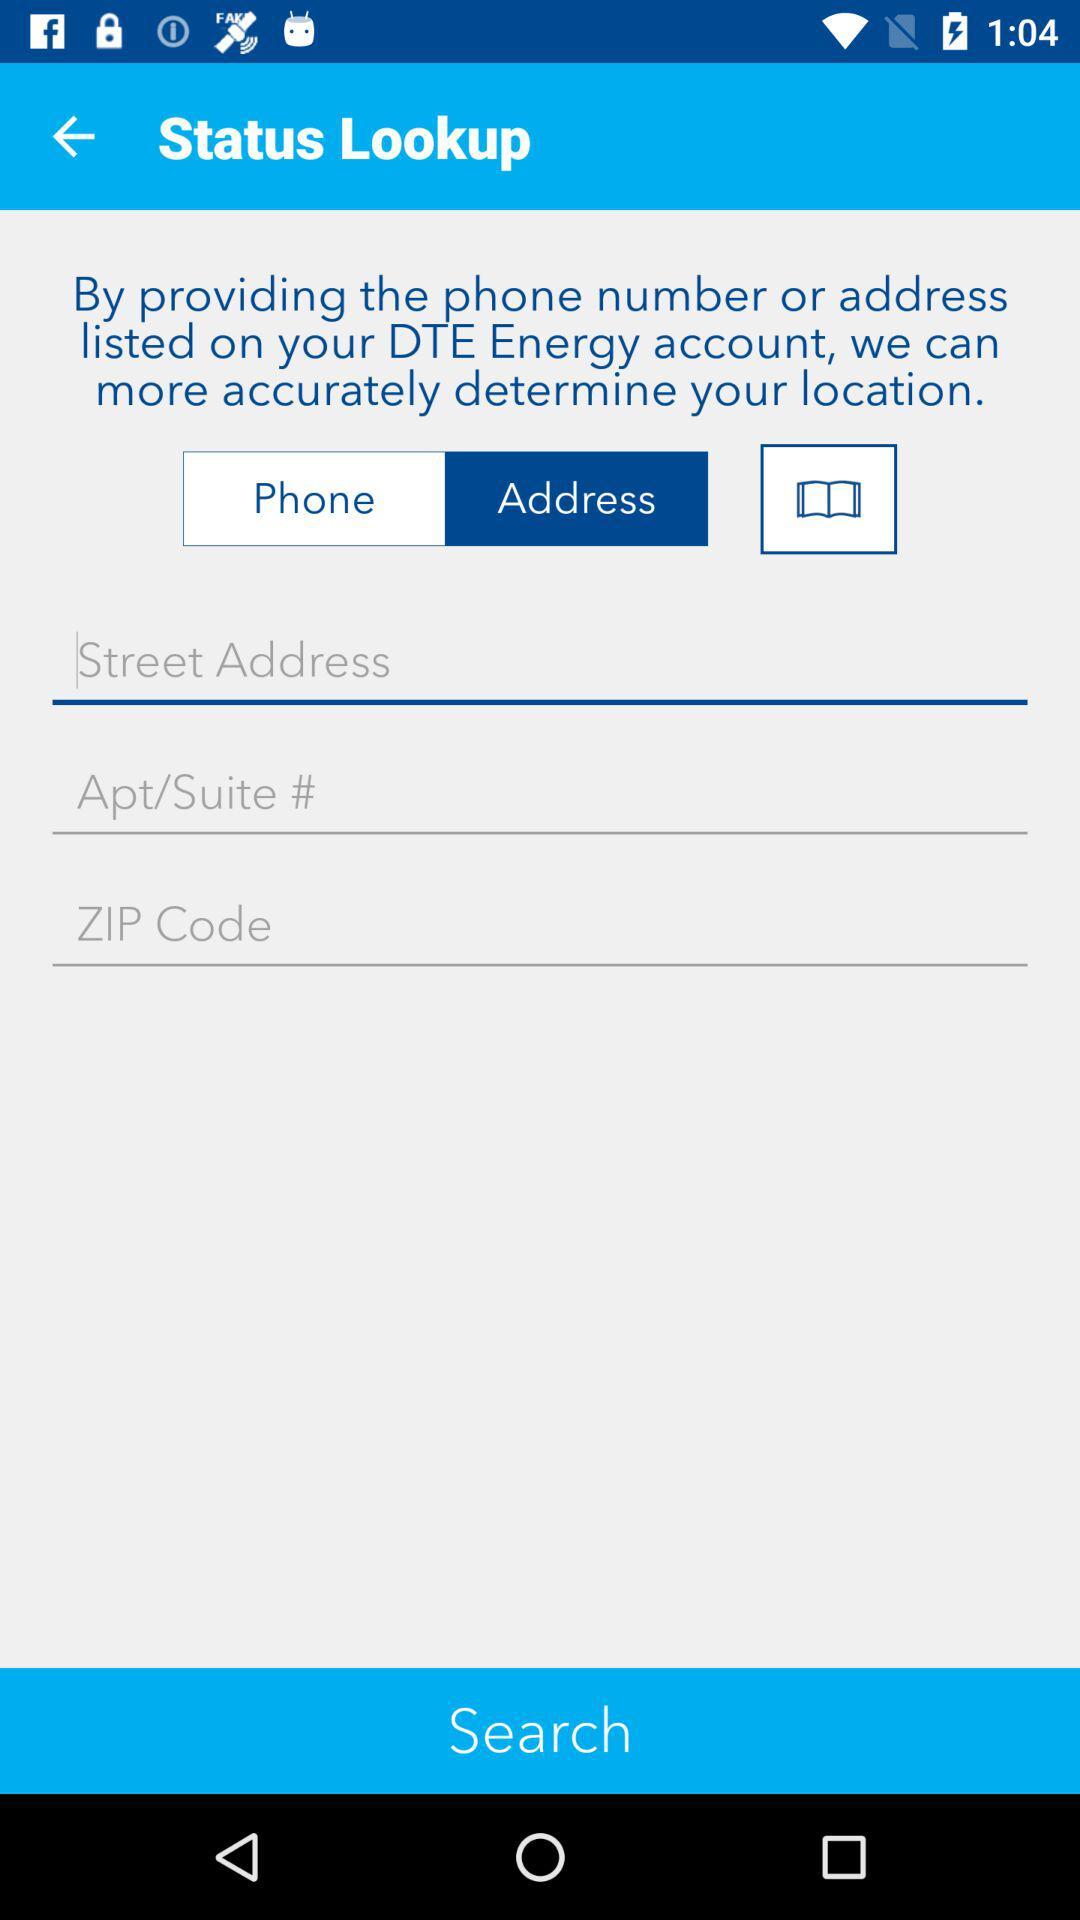  Describe the element at coordinates (828, 499) in the screenshot. I see `item at the top right corner` at that location.